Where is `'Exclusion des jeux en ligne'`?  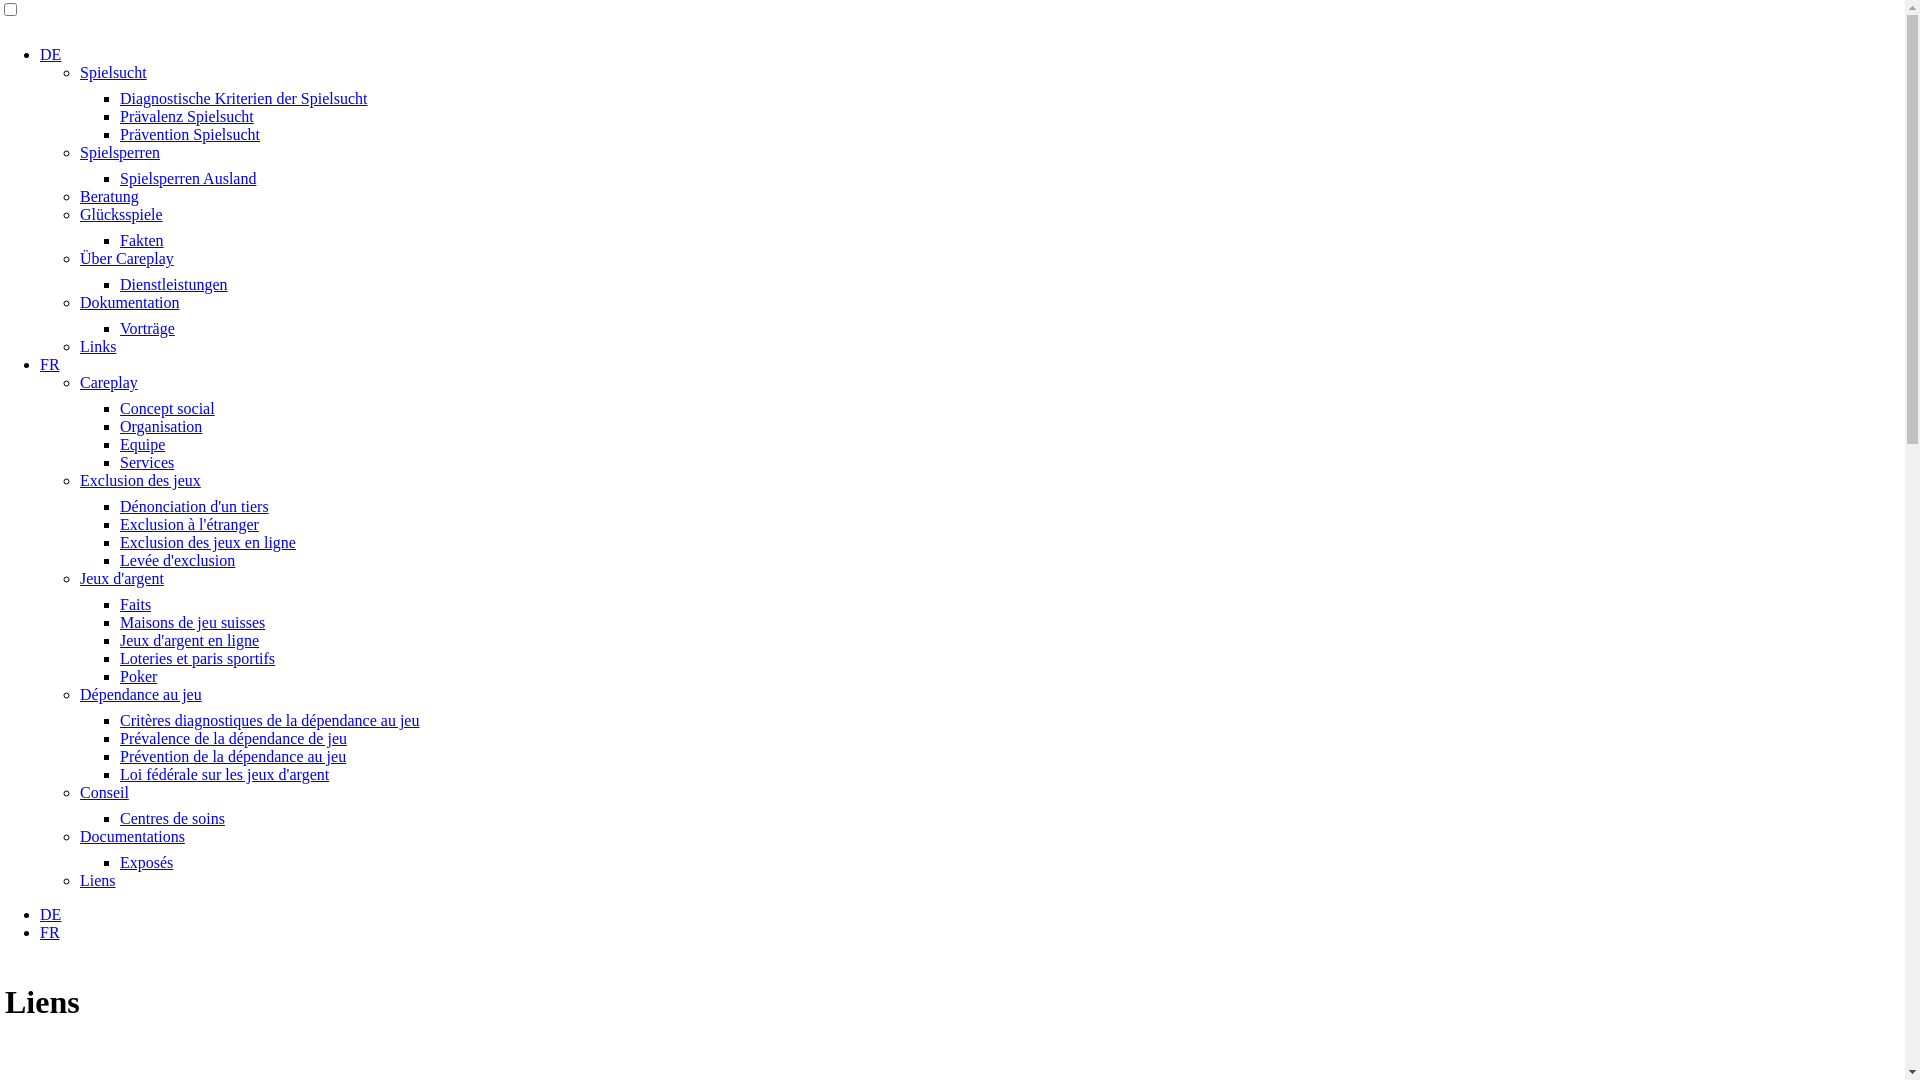 'Exclusion des jeux en ligne' is located at coordinates (207, 542).